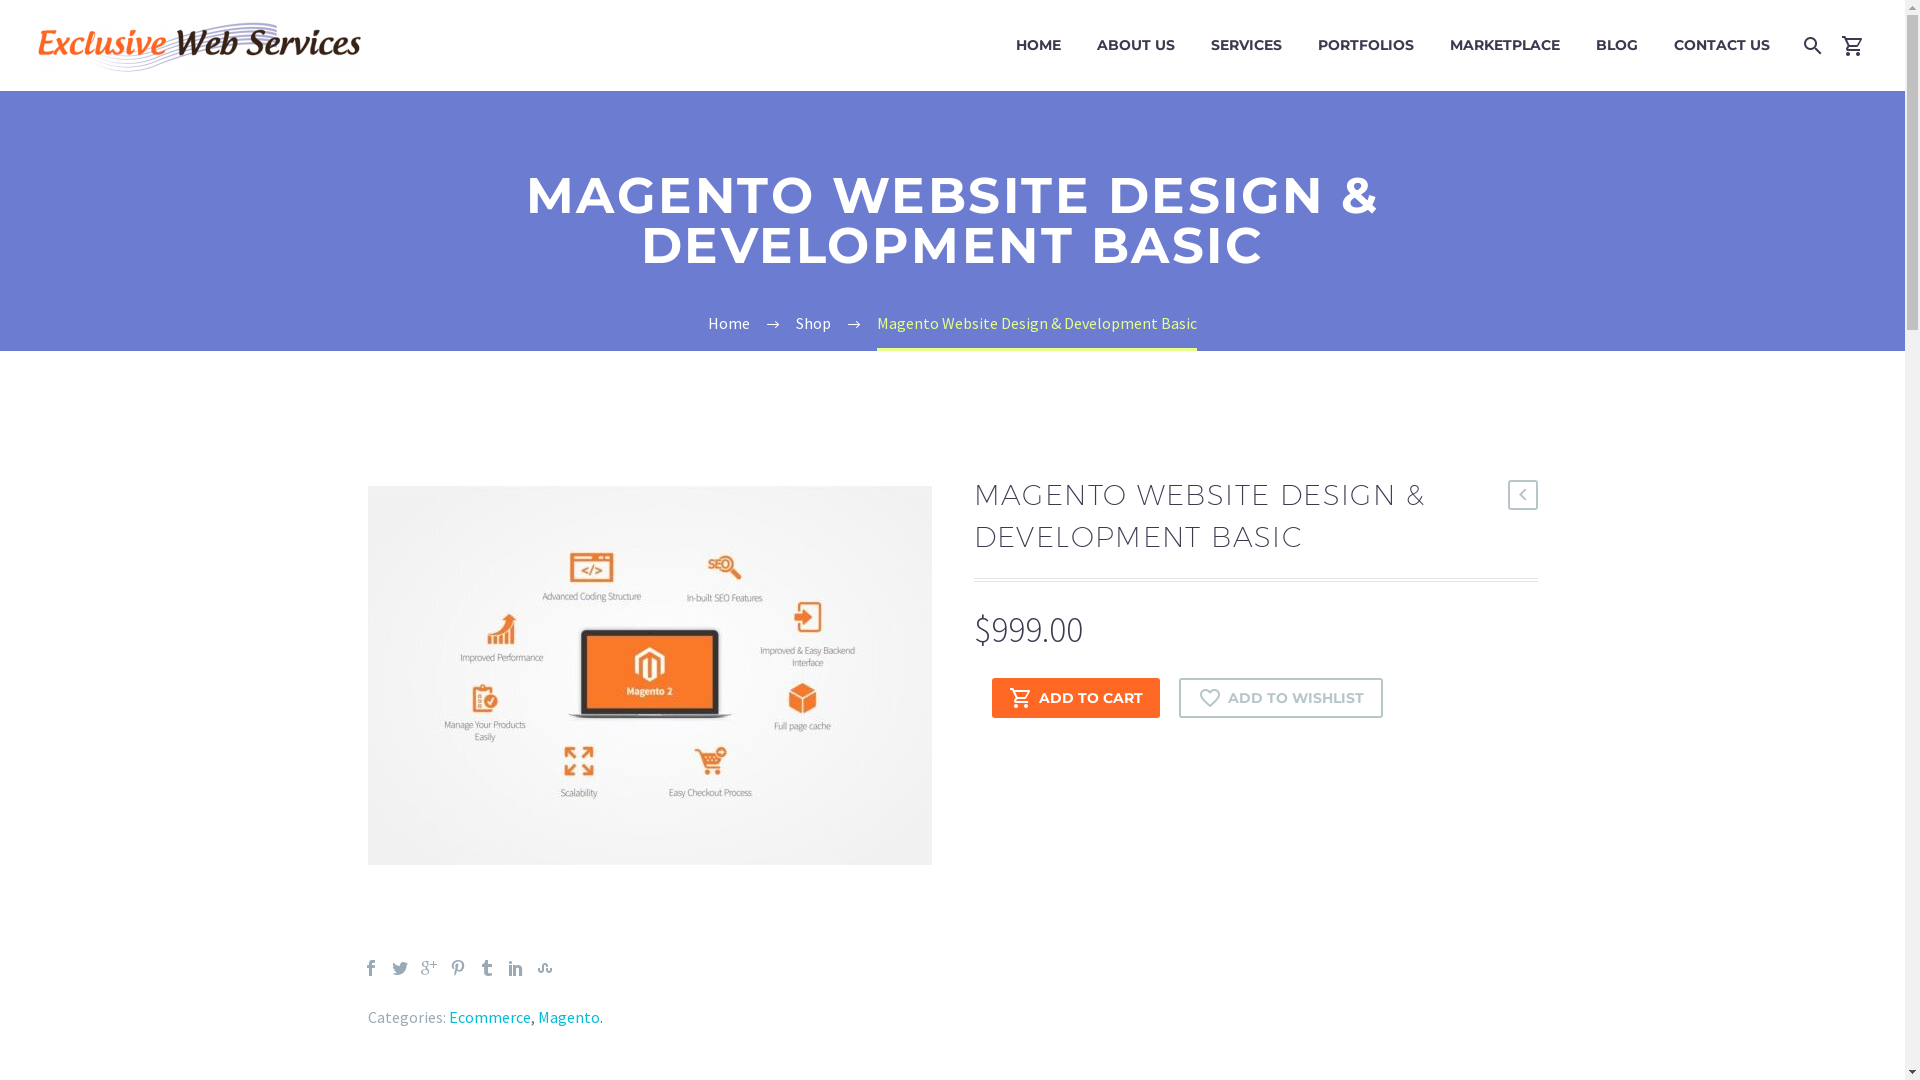 This screenshot has width=1920, height=1080. Describe the element at coordinates (1136, 45) in the screenshot. I see `'ABOUT US'` at that location.